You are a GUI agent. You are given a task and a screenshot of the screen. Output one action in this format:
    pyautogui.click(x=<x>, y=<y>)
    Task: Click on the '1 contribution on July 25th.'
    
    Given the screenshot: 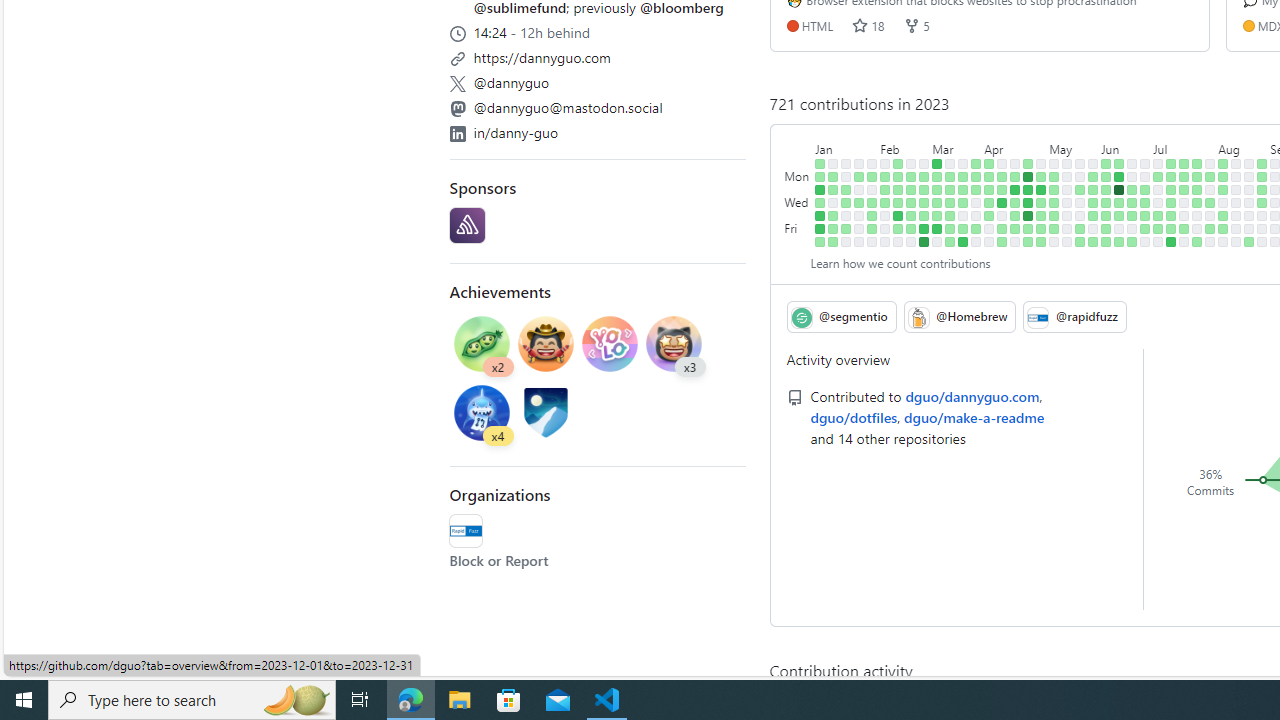 What is the action you would take?
    pyautogui.click(x=1197, y=189)
    